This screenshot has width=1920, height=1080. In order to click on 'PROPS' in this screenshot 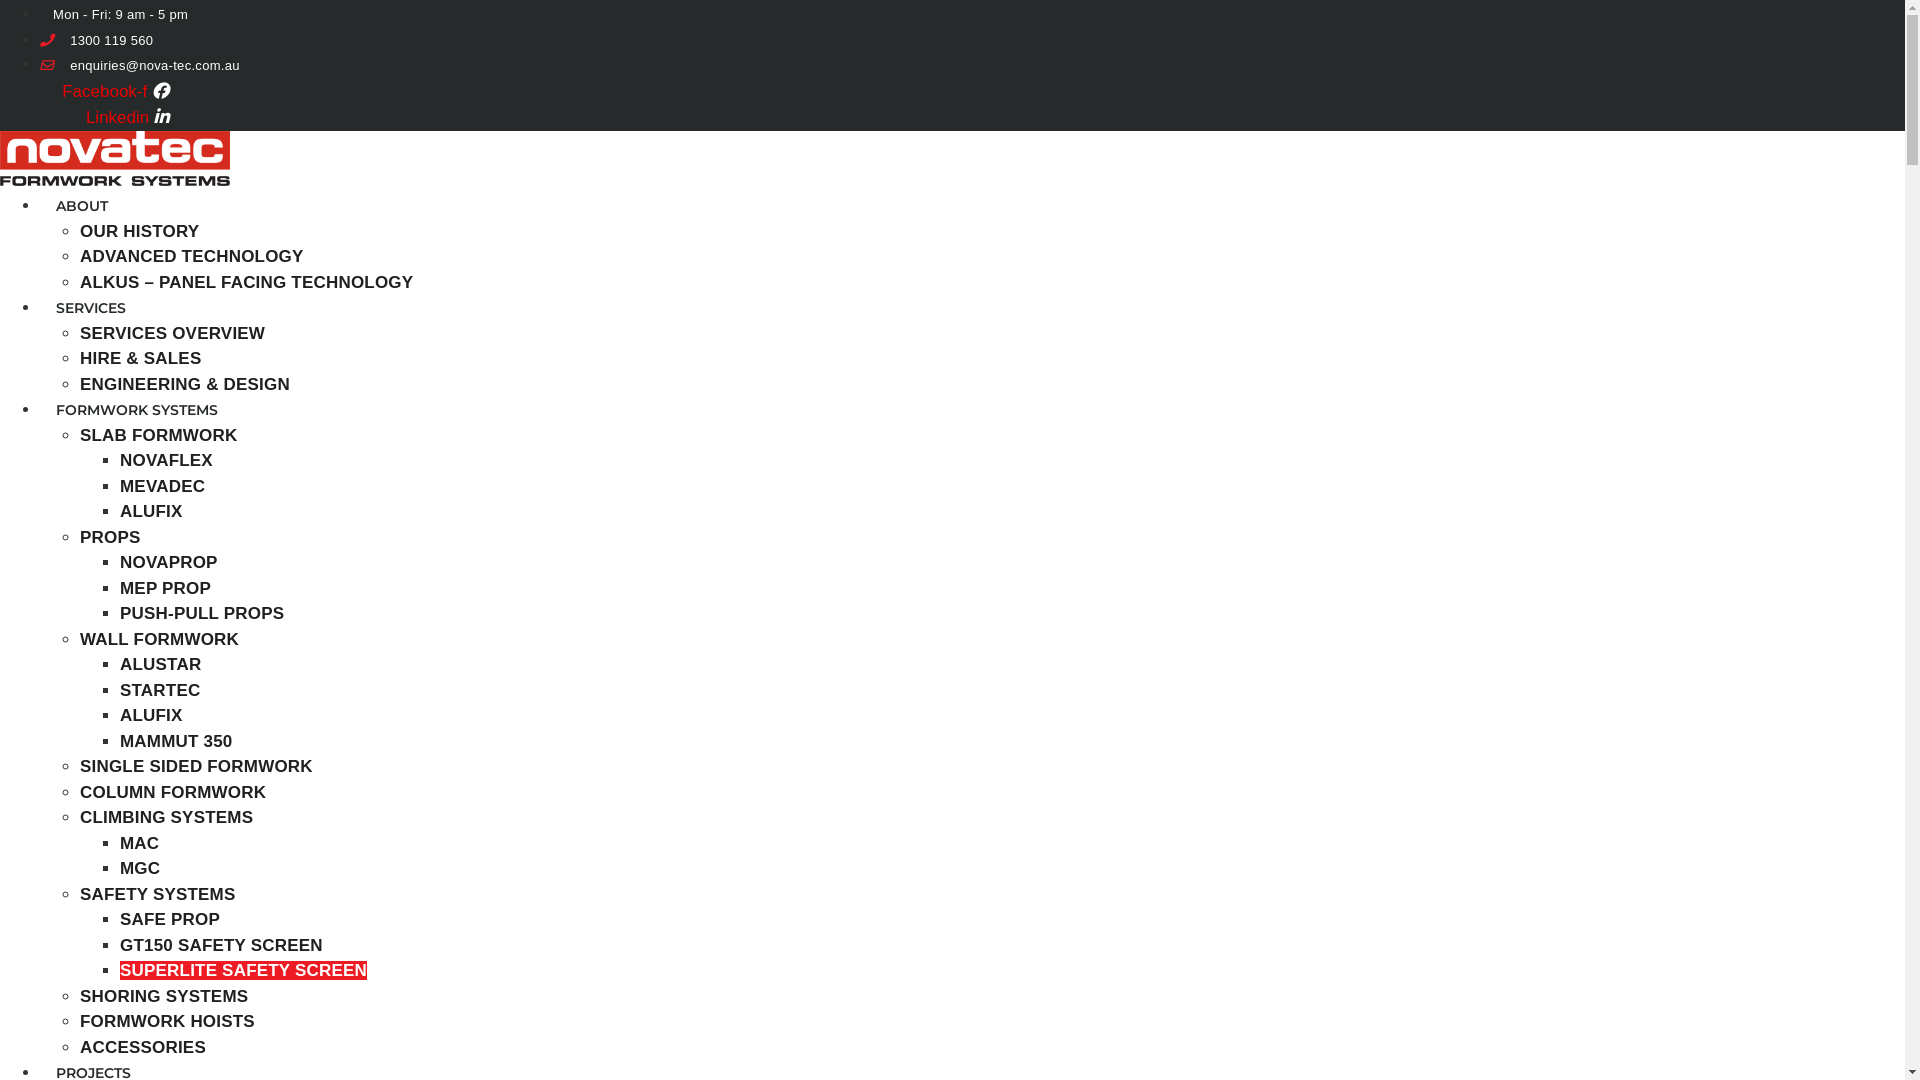, I will do `click(109, 536)`.